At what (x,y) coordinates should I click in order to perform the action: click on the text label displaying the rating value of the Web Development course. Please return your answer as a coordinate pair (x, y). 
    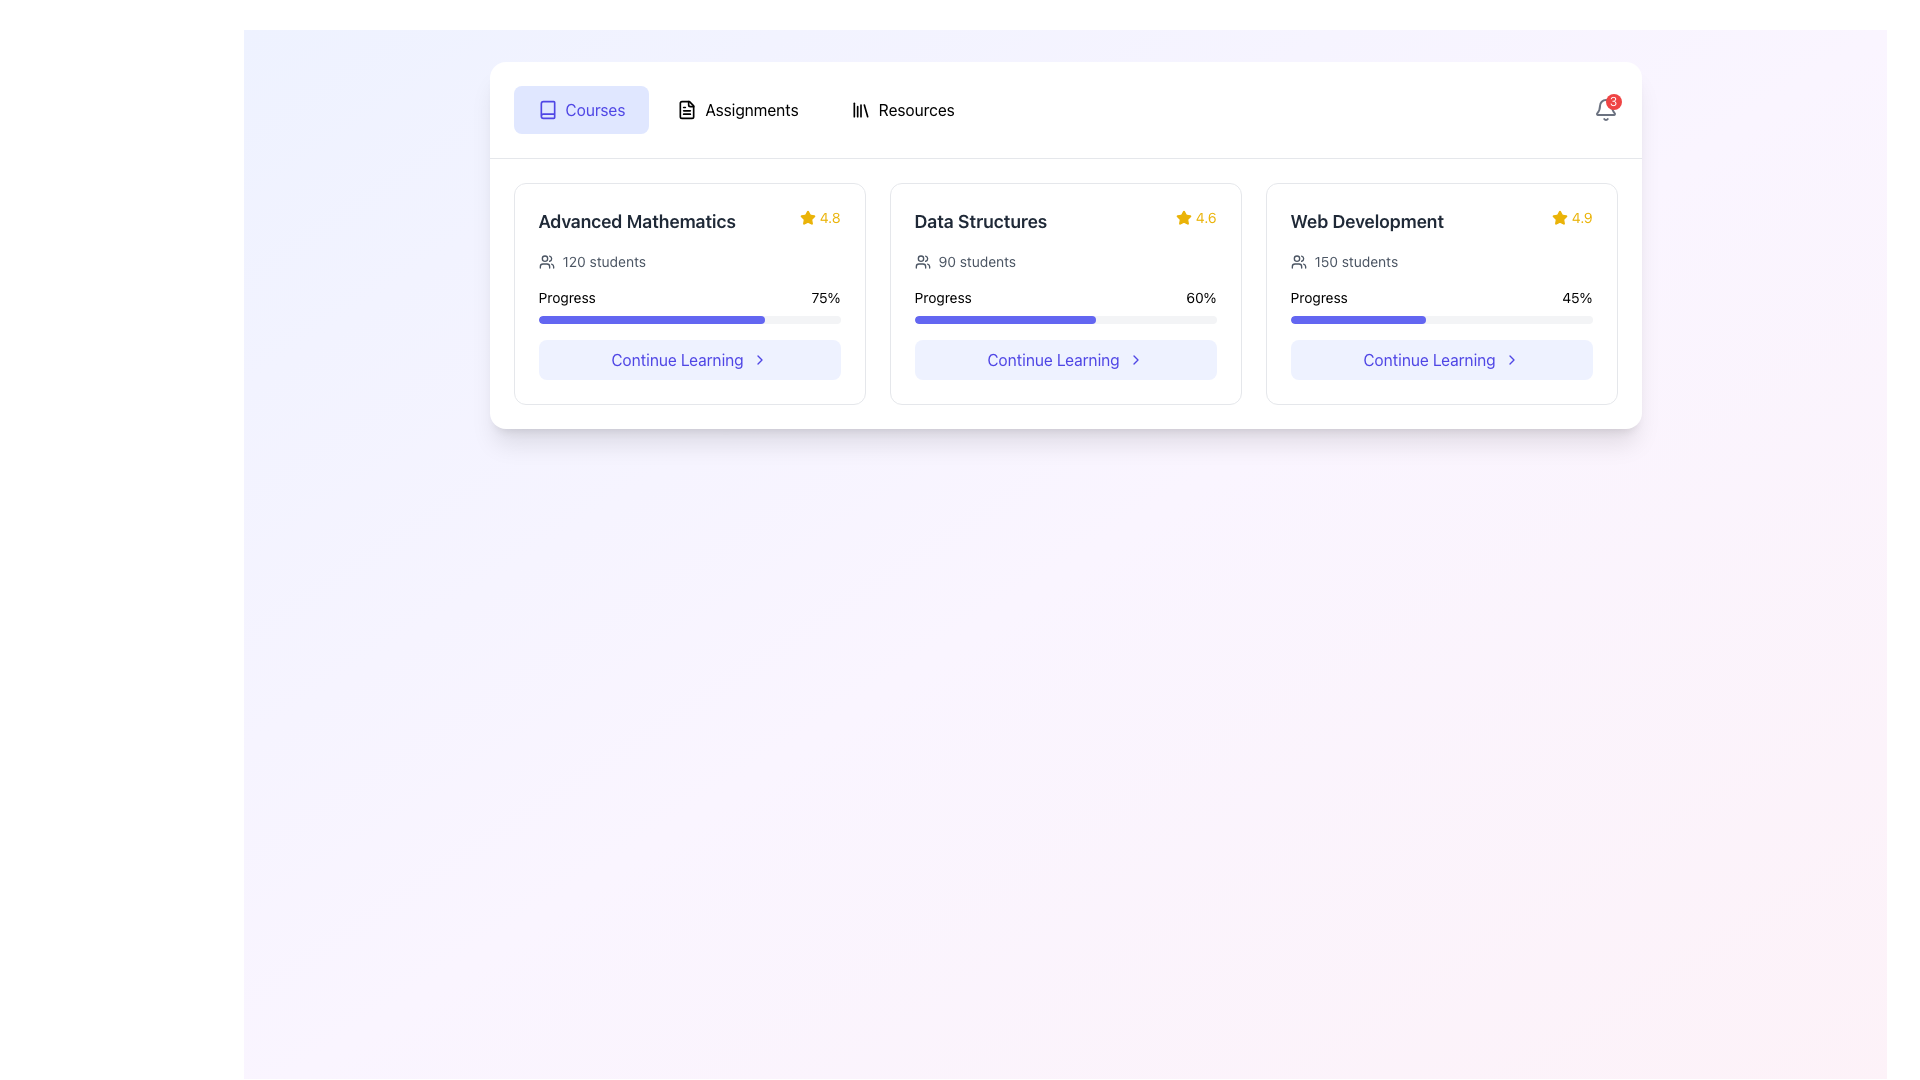
    Looking at the image, I should click on (1581, 218).